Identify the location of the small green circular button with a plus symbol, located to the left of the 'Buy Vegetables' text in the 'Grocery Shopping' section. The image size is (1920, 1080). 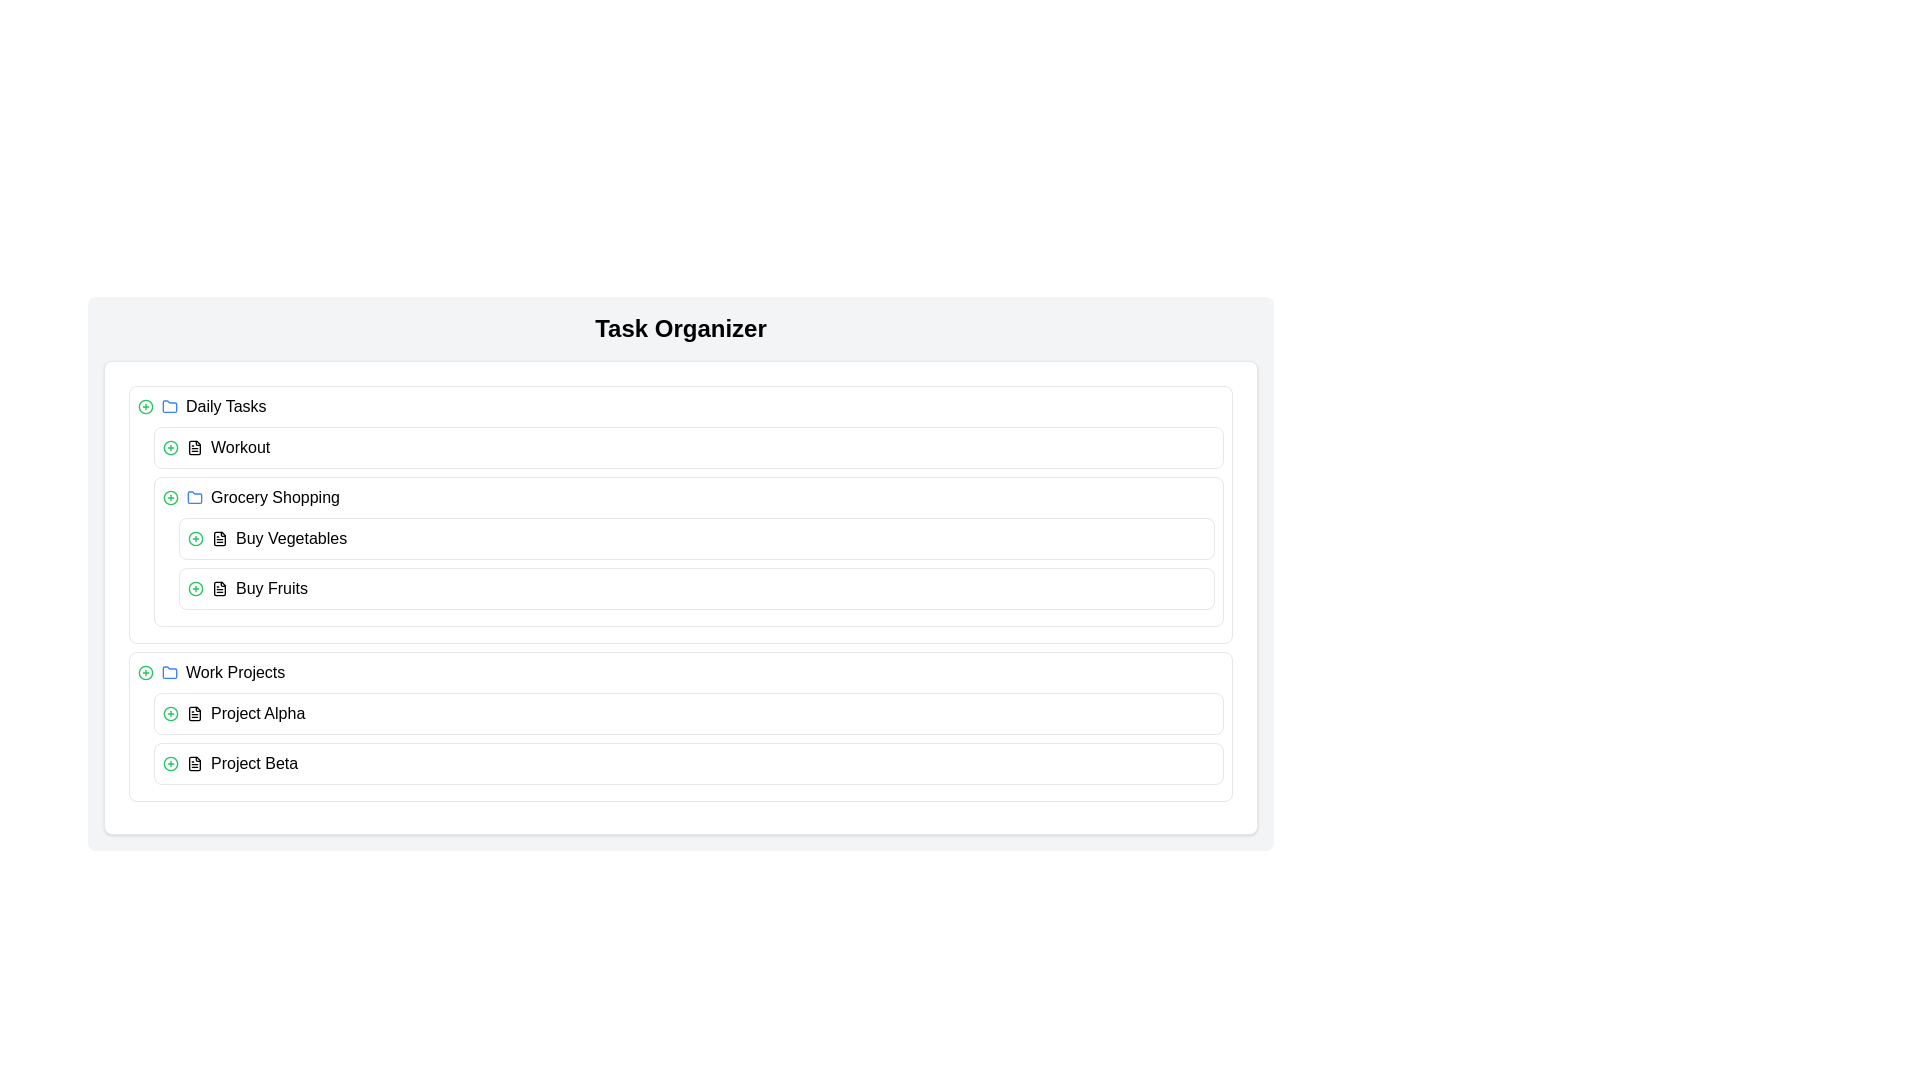
(196, 538).